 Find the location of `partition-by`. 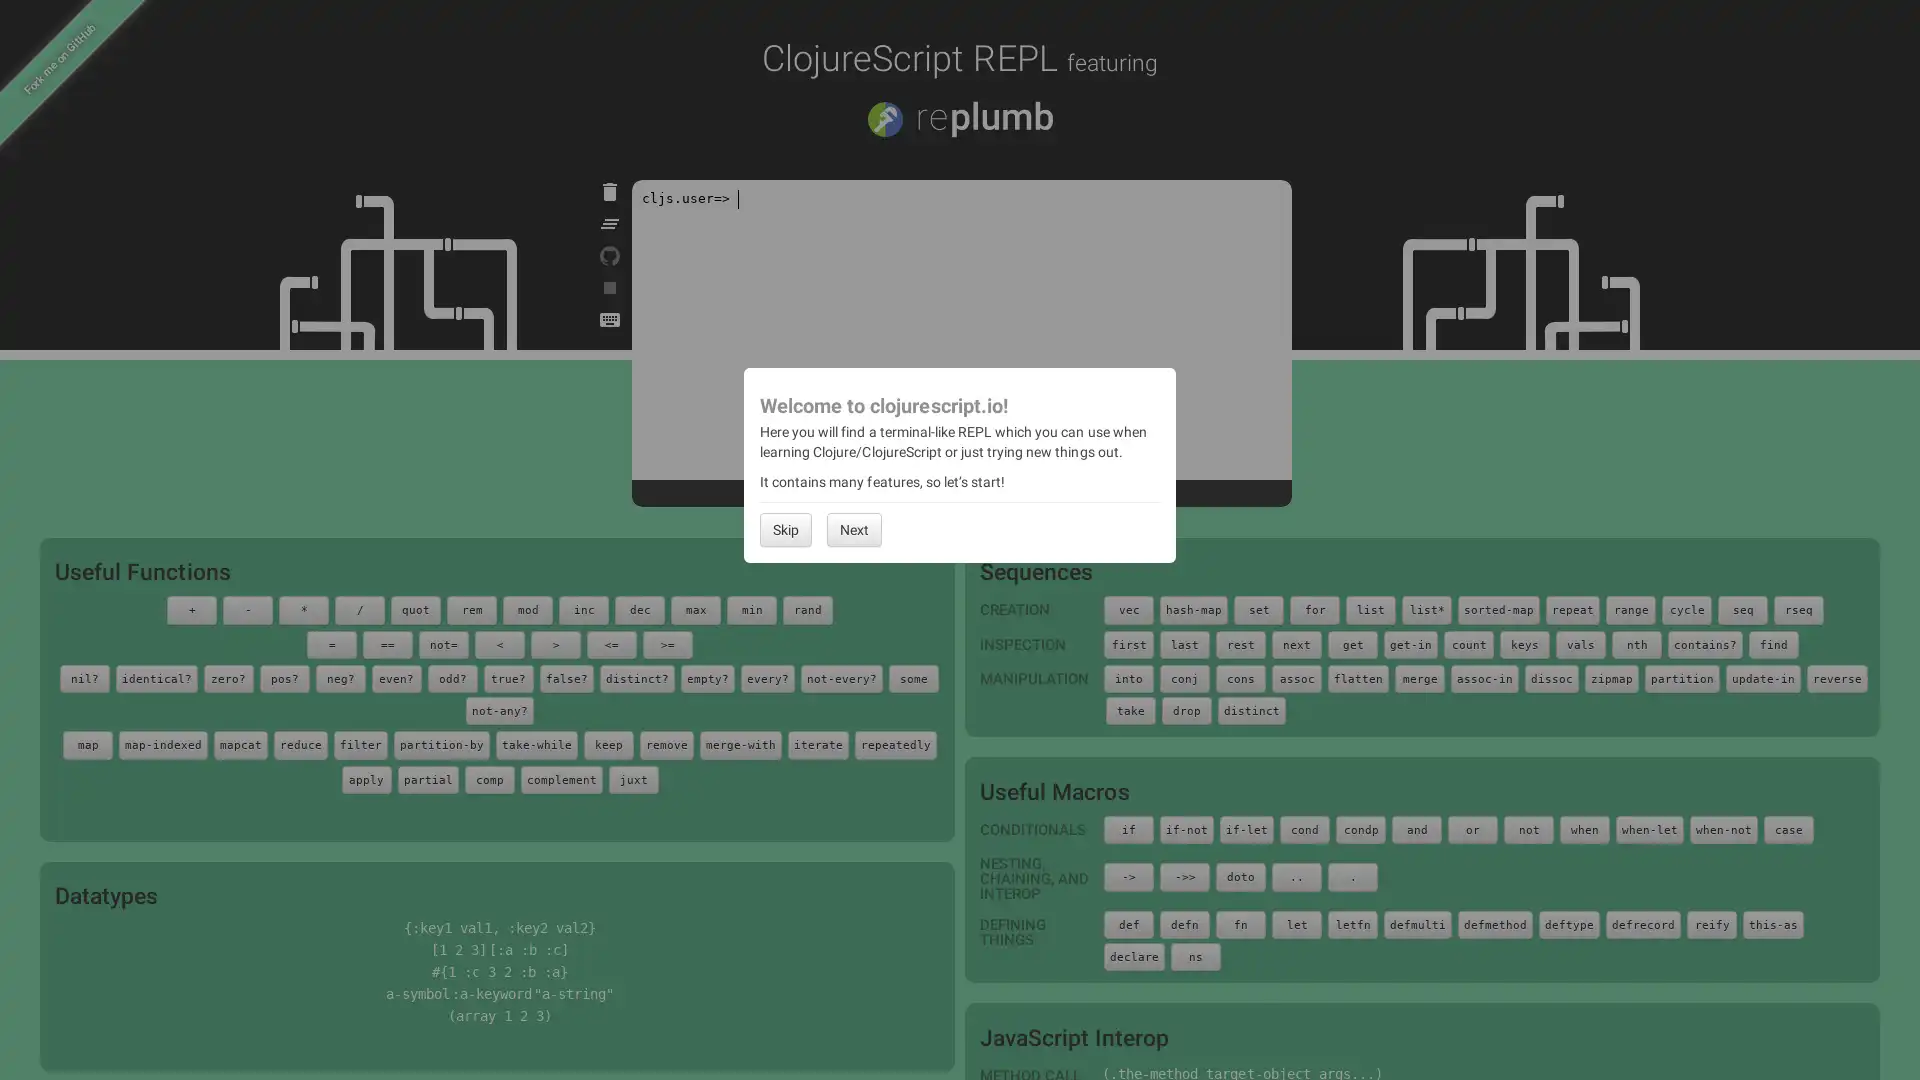

partition-by is located at coordinates (440, 744).